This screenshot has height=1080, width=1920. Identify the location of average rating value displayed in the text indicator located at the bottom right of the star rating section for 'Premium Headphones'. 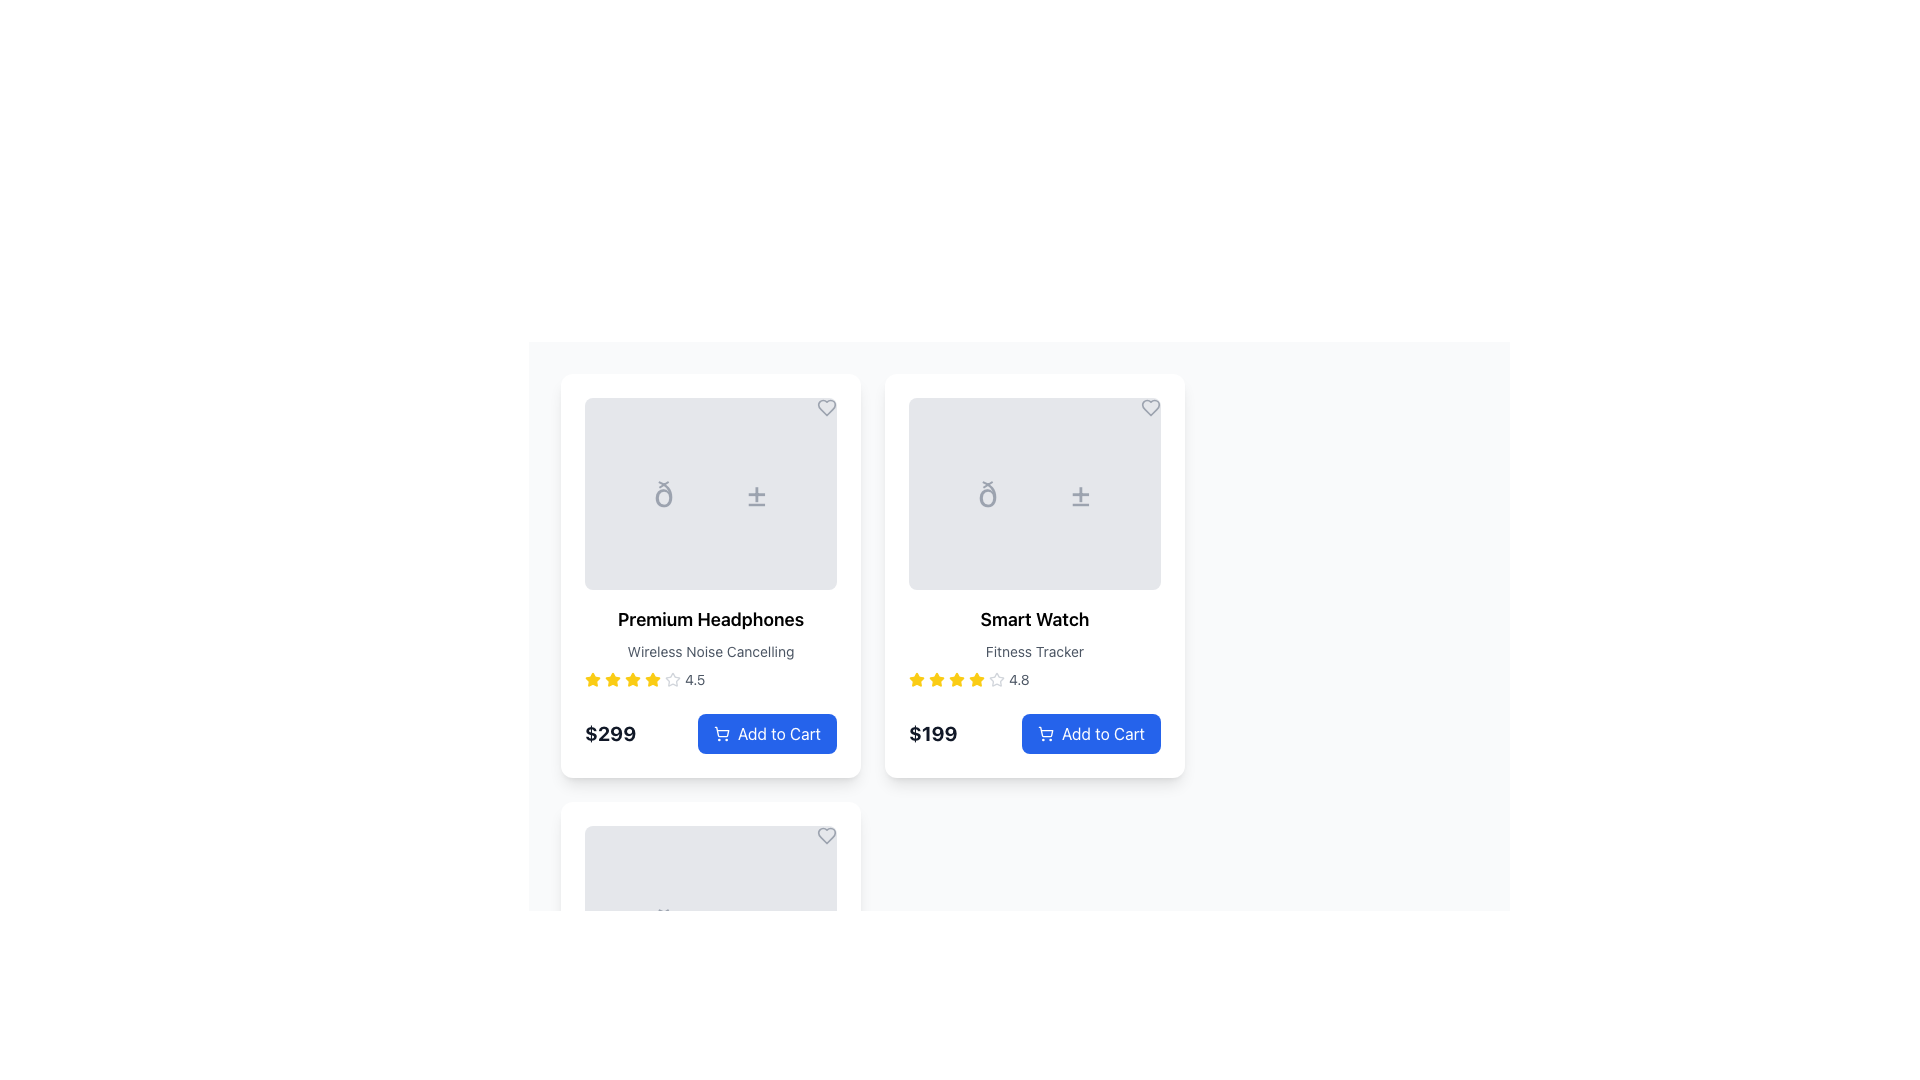
(695, 678).